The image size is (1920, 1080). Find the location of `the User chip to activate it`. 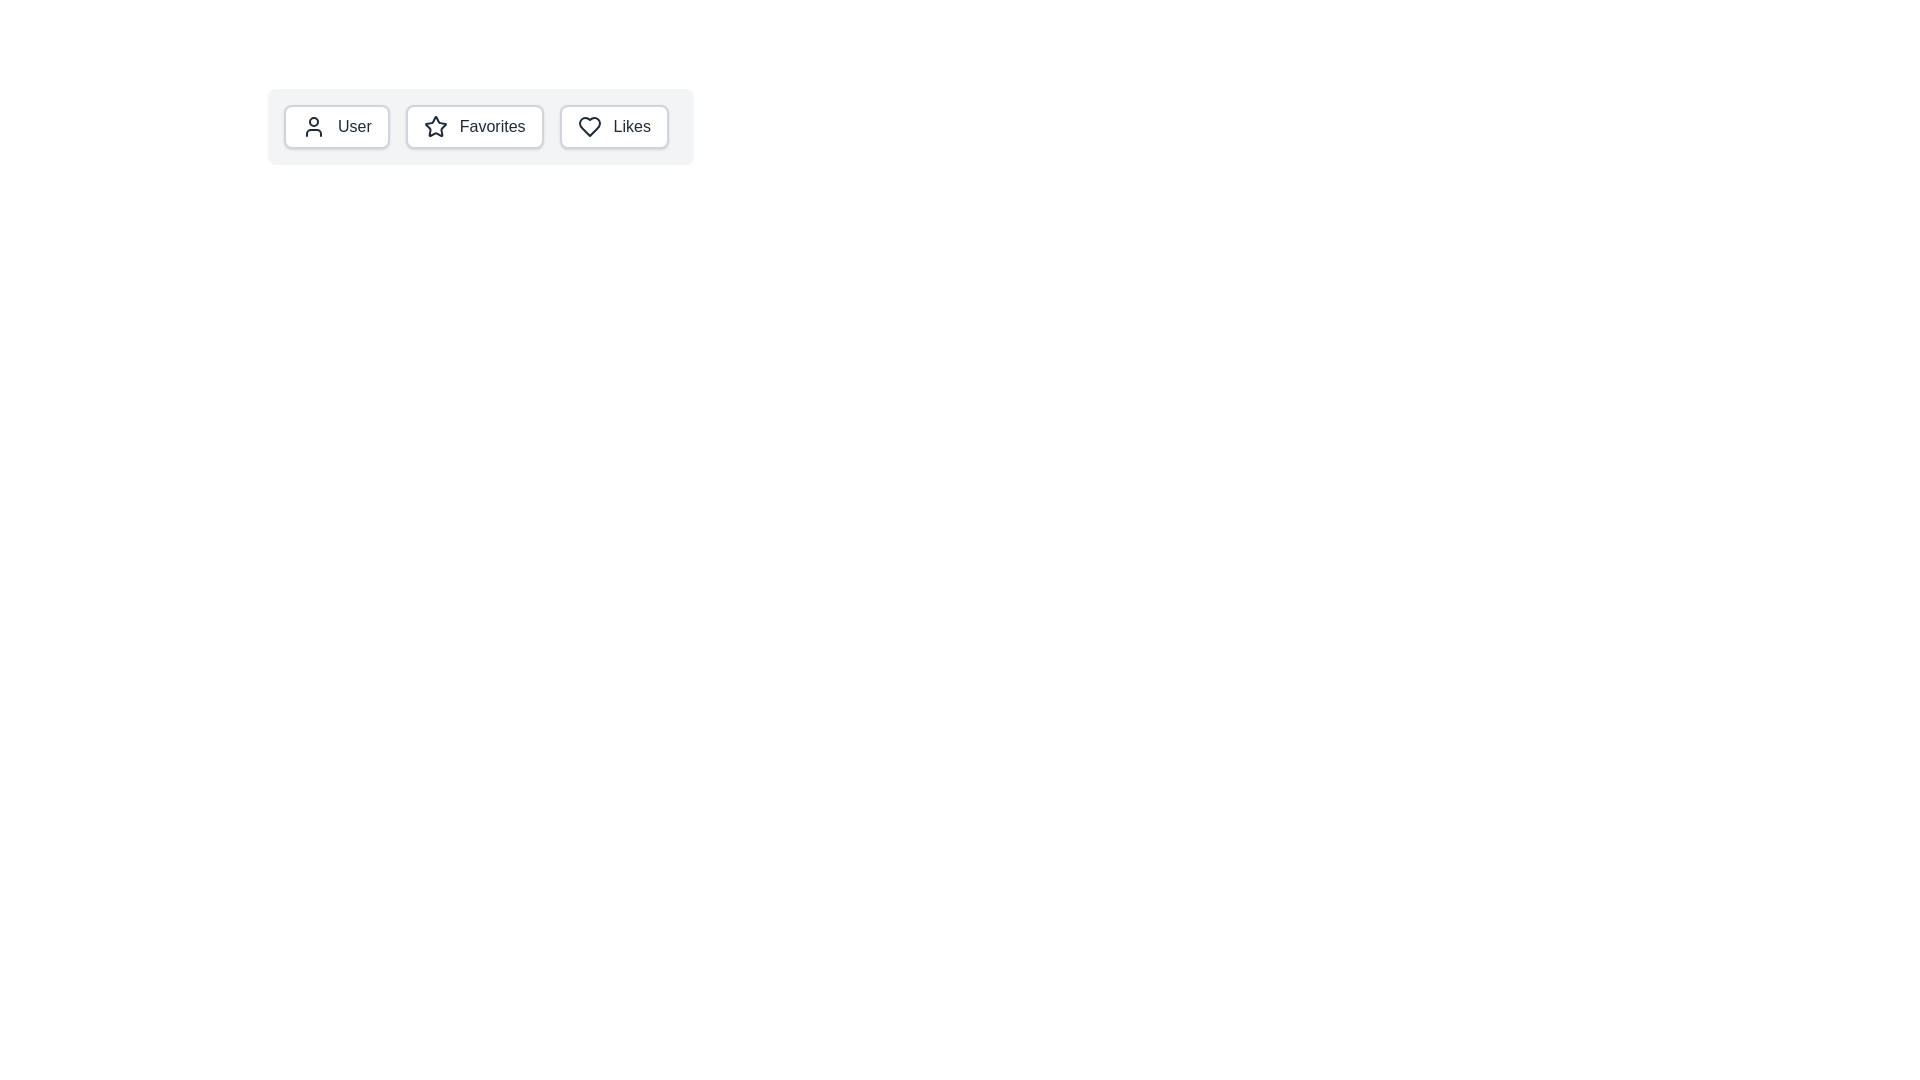

the User chip to activate it is located at coordinates (336, 127).